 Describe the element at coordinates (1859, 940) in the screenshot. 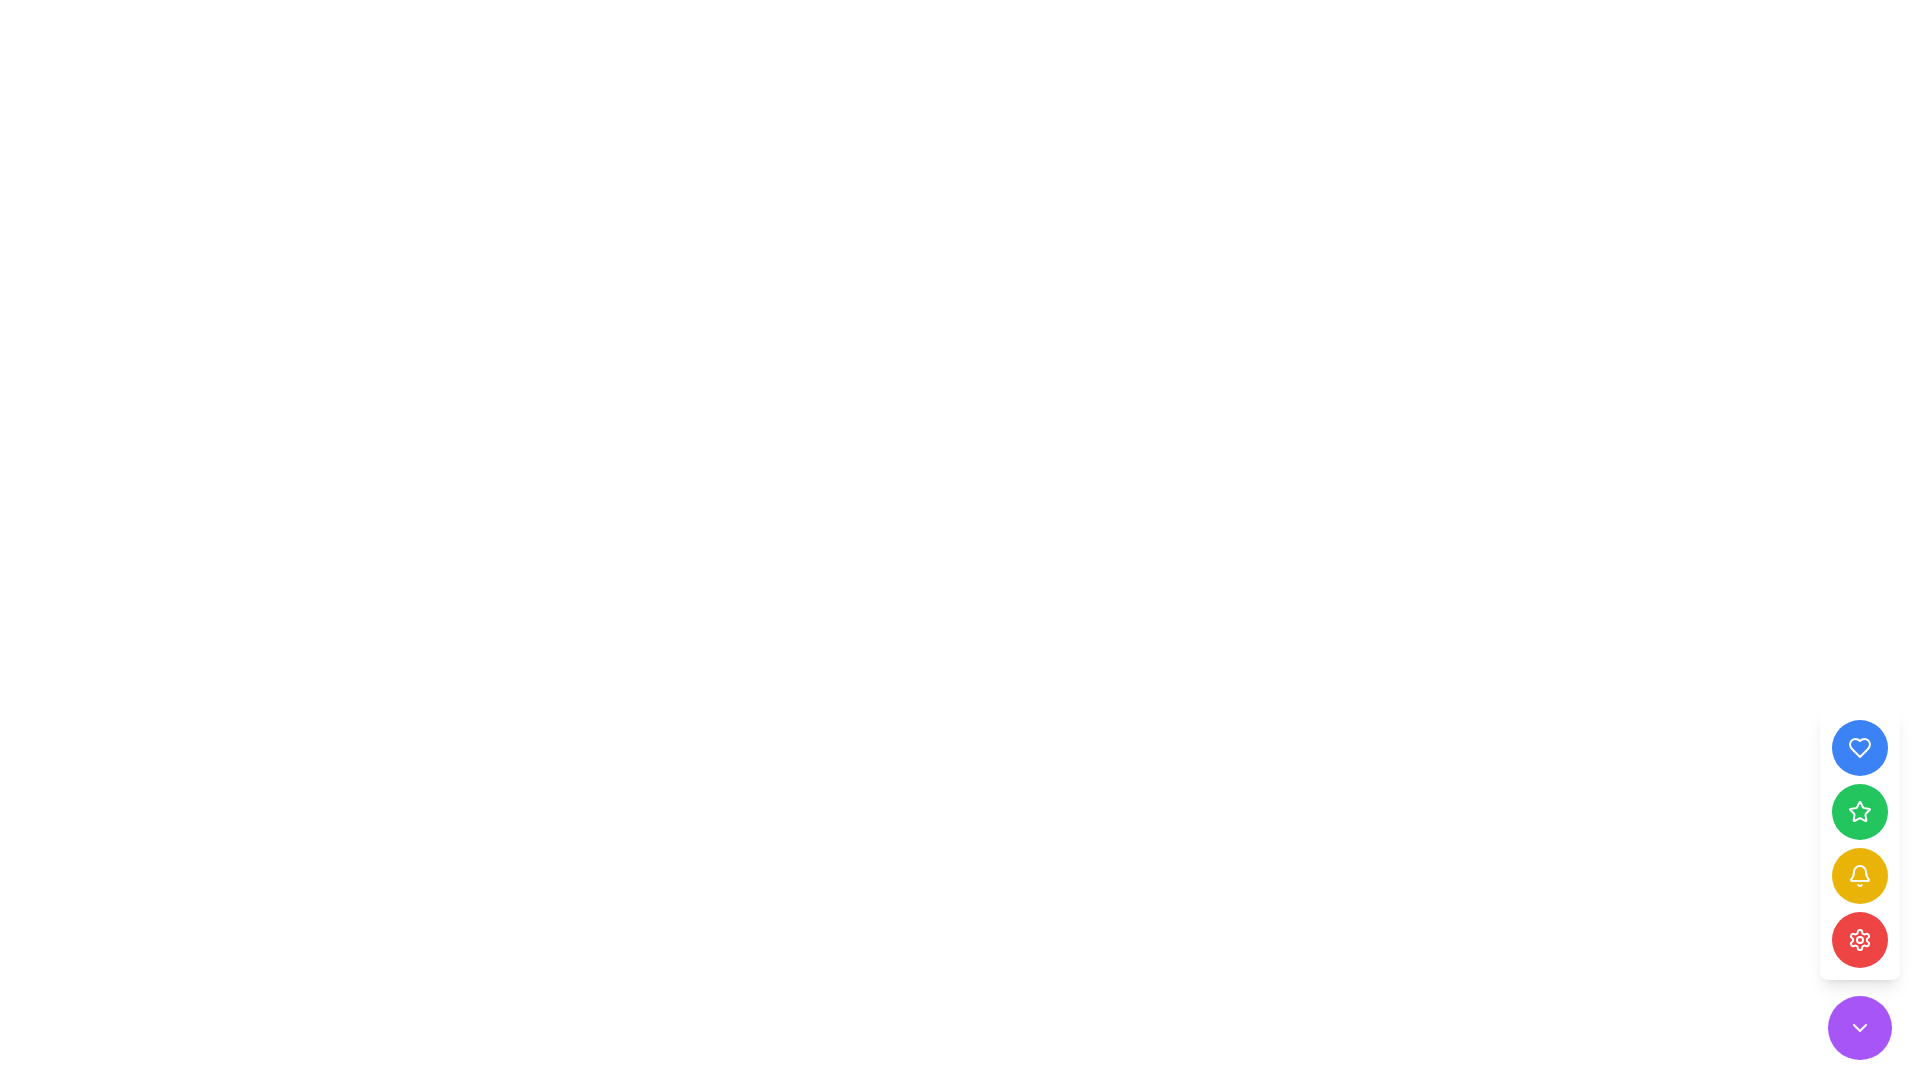

I see `the fifth icon button in the vertical stack of circular interactive icons` at that location.